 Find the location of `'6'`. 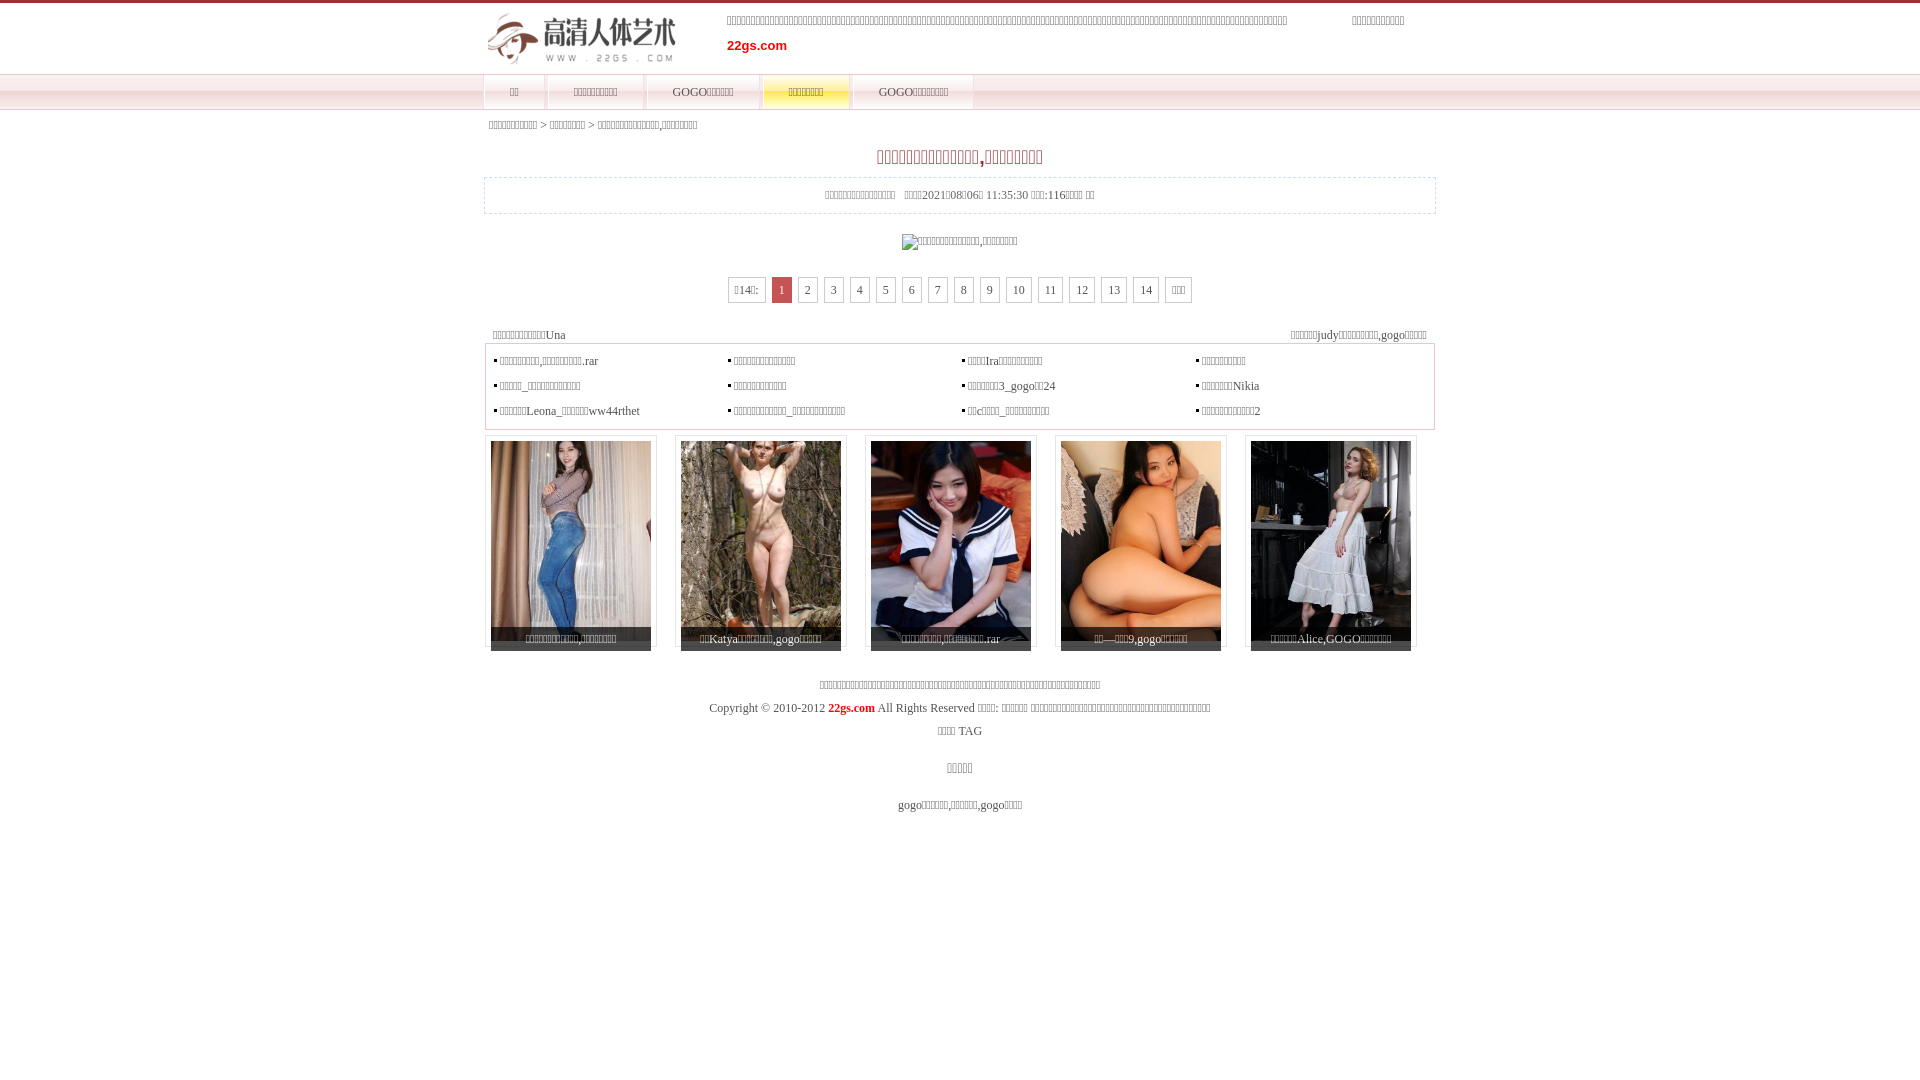

'6' is located at coordinates (911, 289).